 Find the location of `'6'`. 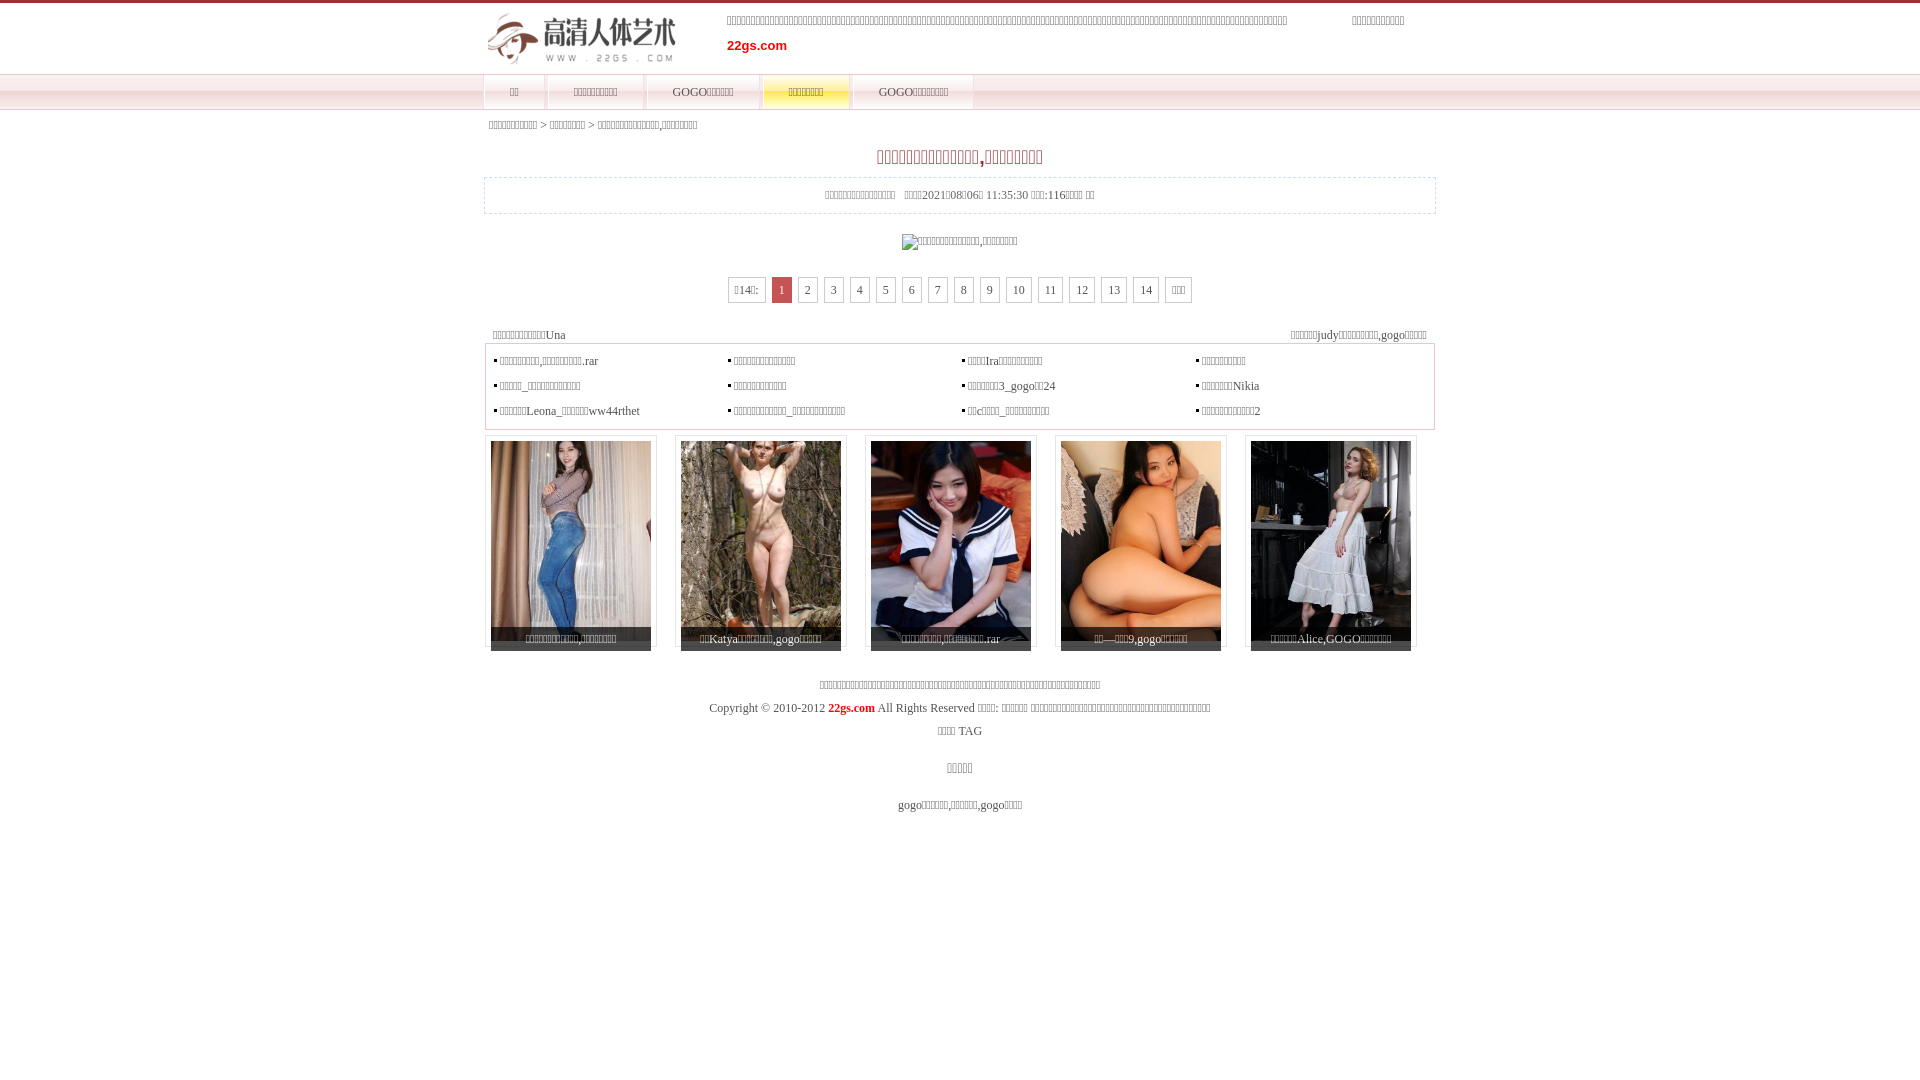

'6' is located at coordinates (911, 289).